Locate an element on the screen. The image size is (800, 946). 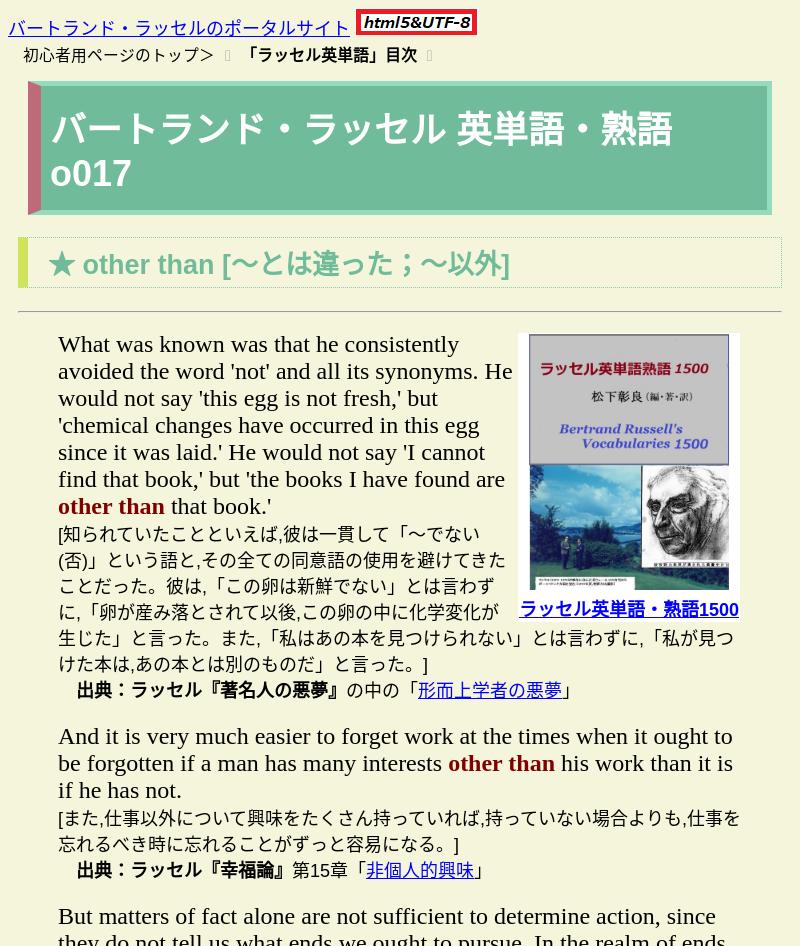
'What was known was that he consistently avoided the word 'not' and all its synonyms. He would not say 'this egg is not fresh,' but 'chemical changes have occurred in this egg since it was laid.' He would not say 'I cannot find that book,' but 'the books I have found are' is located at coordinates (285, 409).